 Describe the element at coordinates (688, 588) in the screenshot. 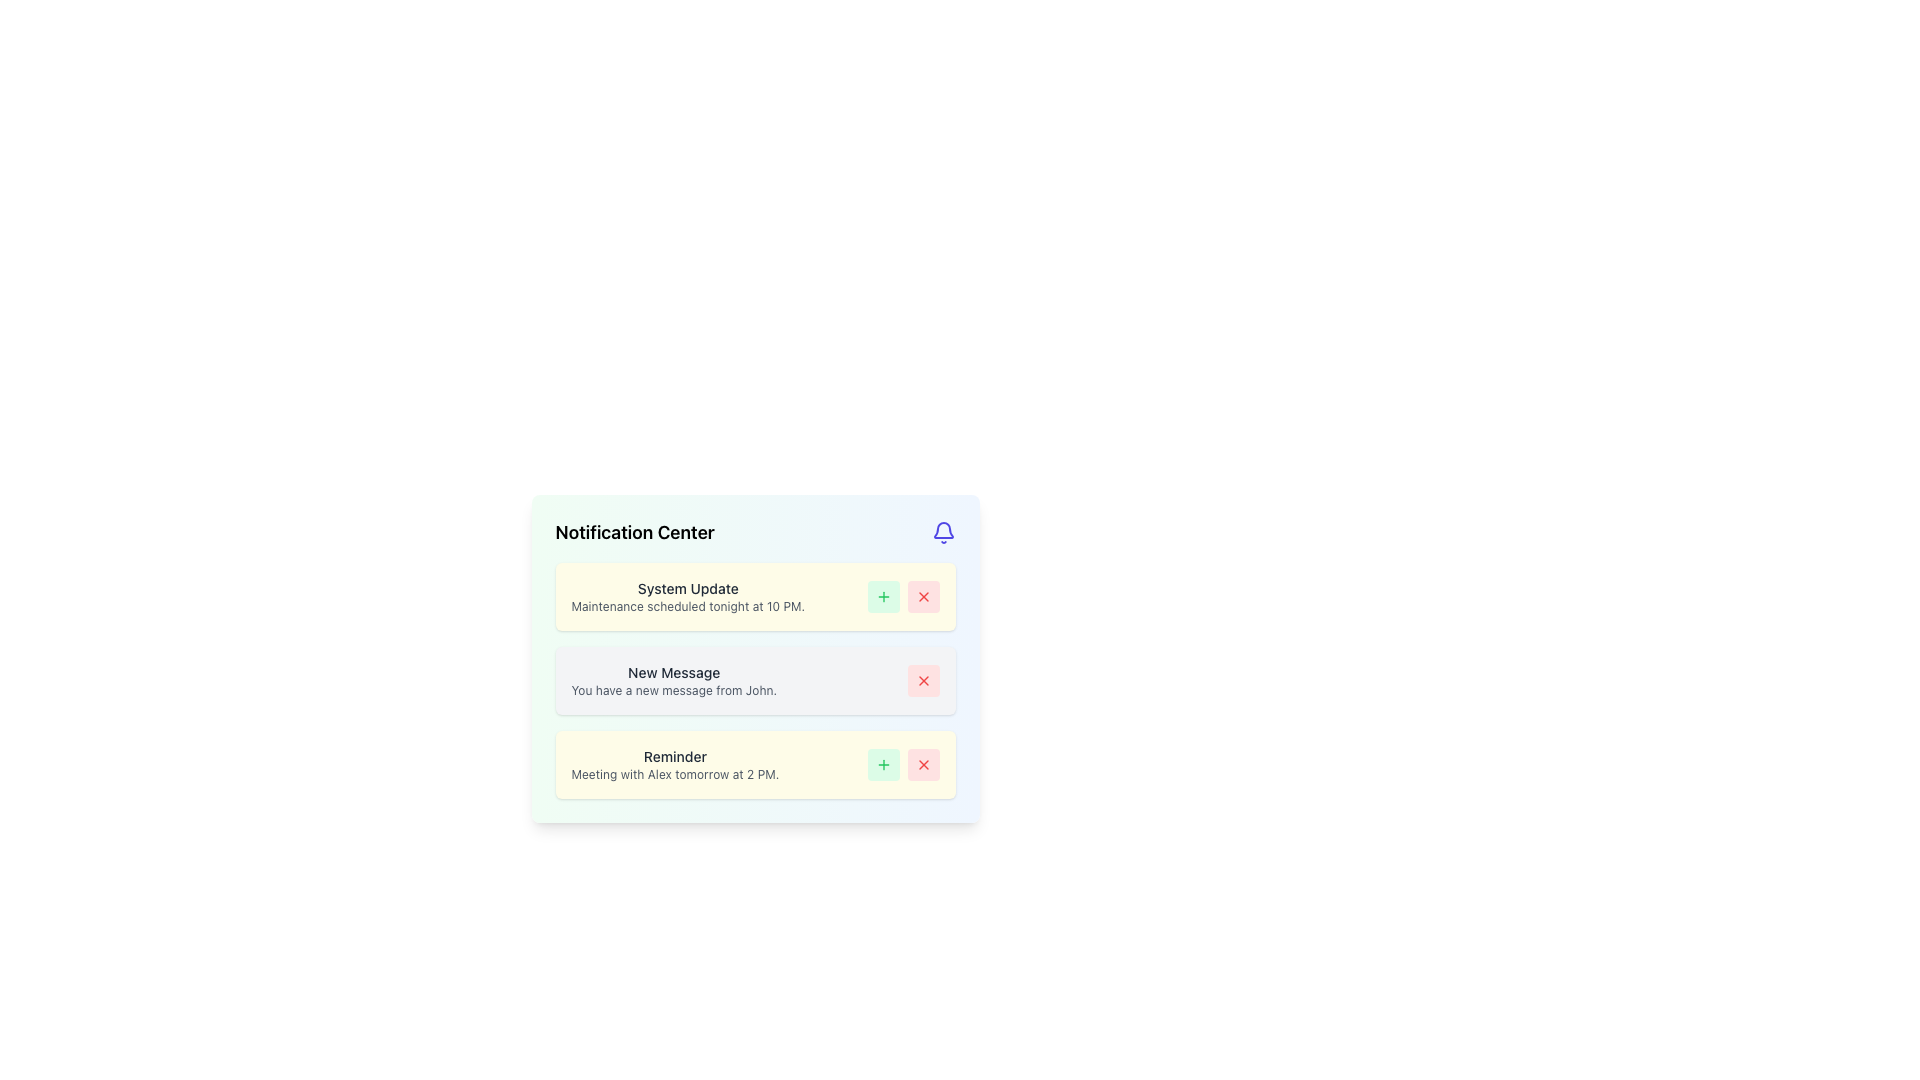

I see `the text label that serves as the title for the notification, located at the top of the notification list, above the description 'Maintenance scheduled tonight at 10 PM.'` at that location.